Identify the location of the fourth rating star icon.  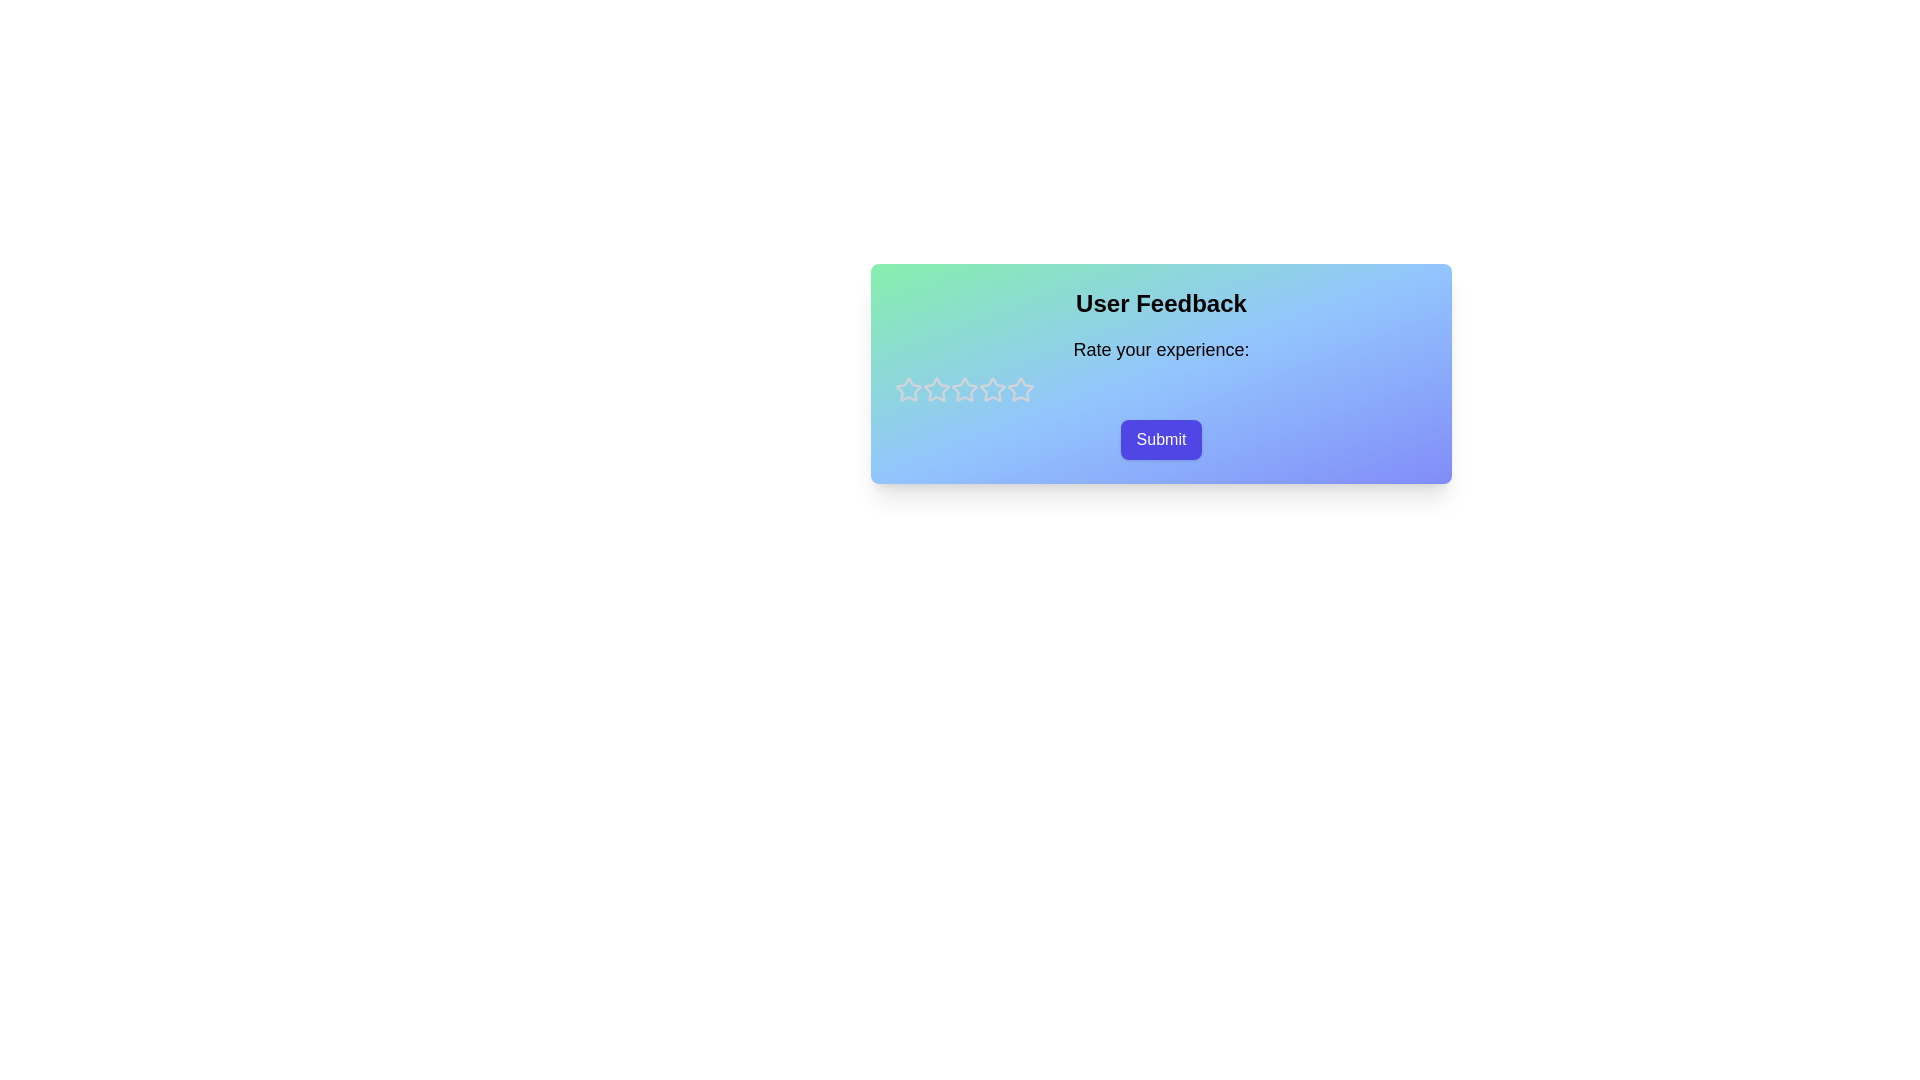
(964, 389).